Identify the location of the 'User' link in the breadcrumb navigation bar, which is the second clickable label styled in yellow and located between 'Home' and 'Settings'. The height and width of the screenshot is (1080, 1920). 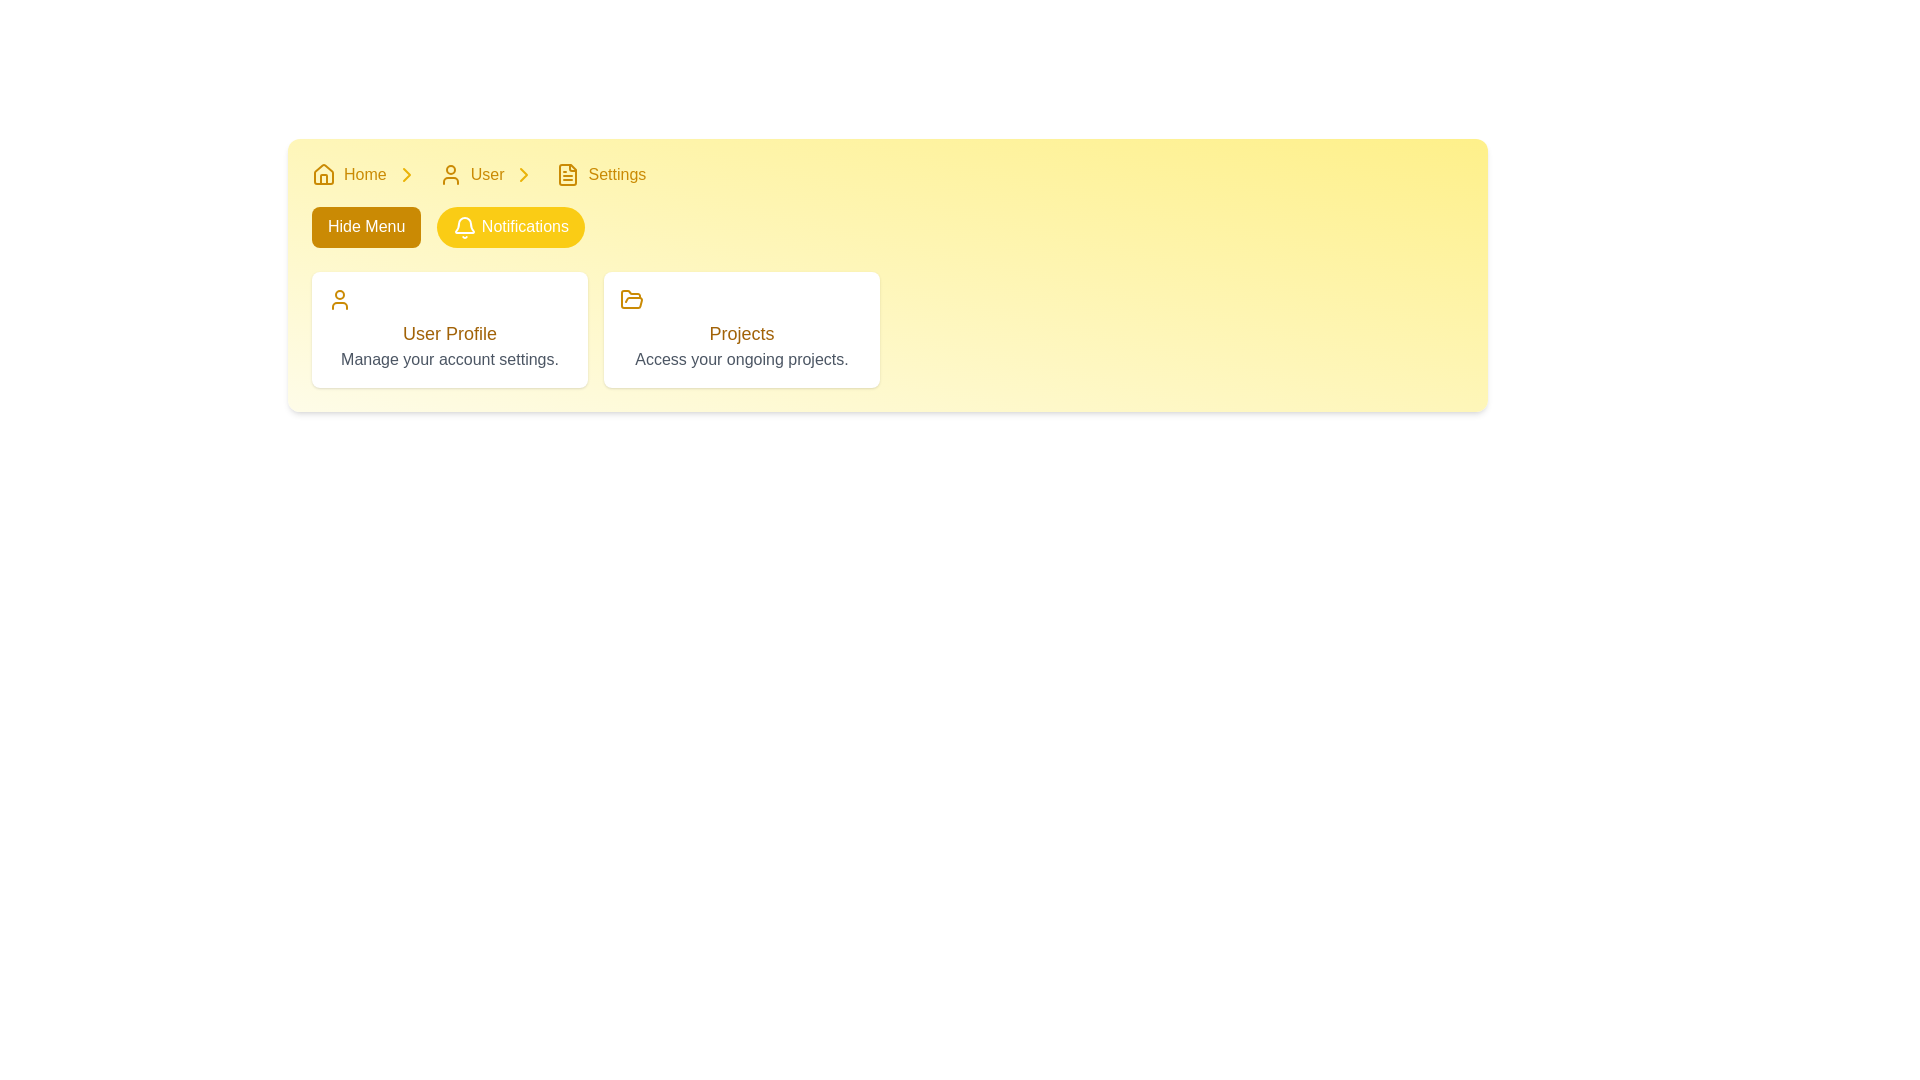
(491, 173).